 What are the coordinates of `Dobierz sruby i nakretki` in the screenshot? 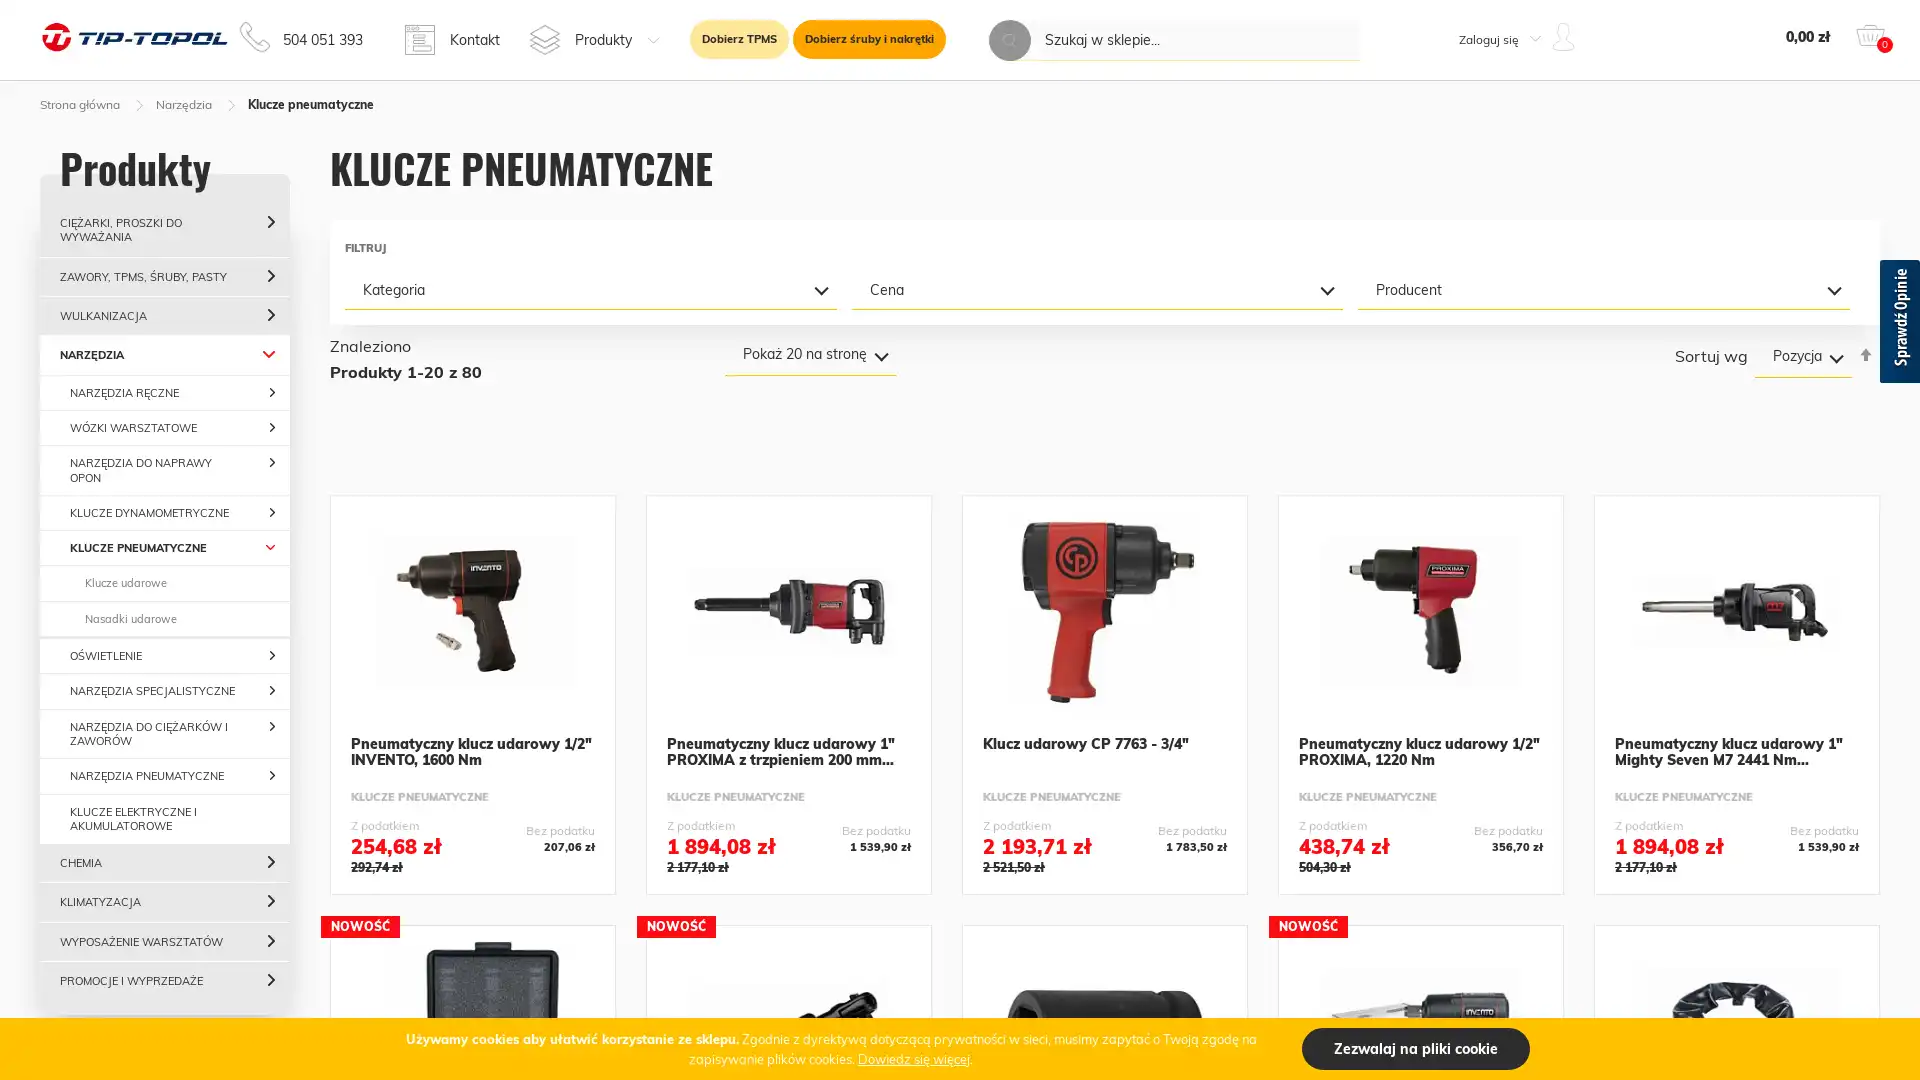 It's located at (869, 39).